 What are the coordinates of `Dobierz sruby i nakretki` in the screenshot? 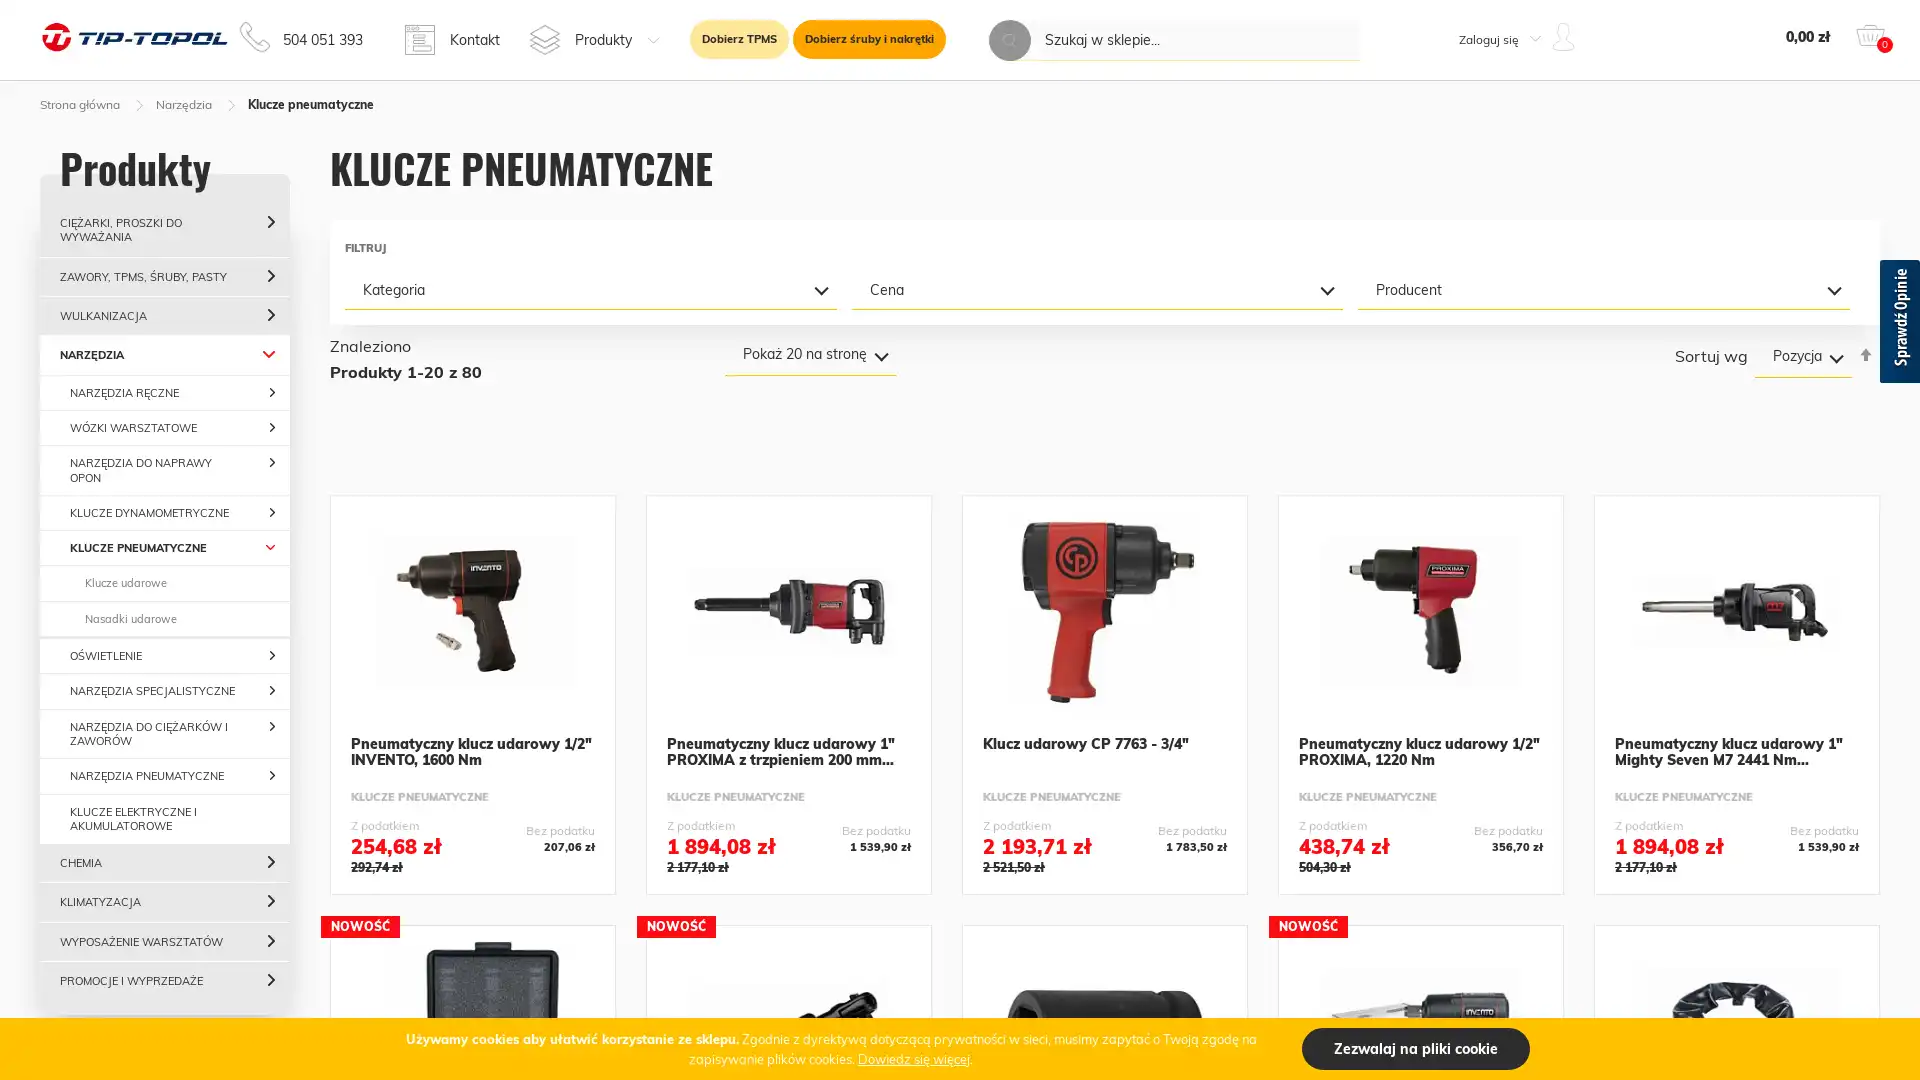 It's located at (869, 39).